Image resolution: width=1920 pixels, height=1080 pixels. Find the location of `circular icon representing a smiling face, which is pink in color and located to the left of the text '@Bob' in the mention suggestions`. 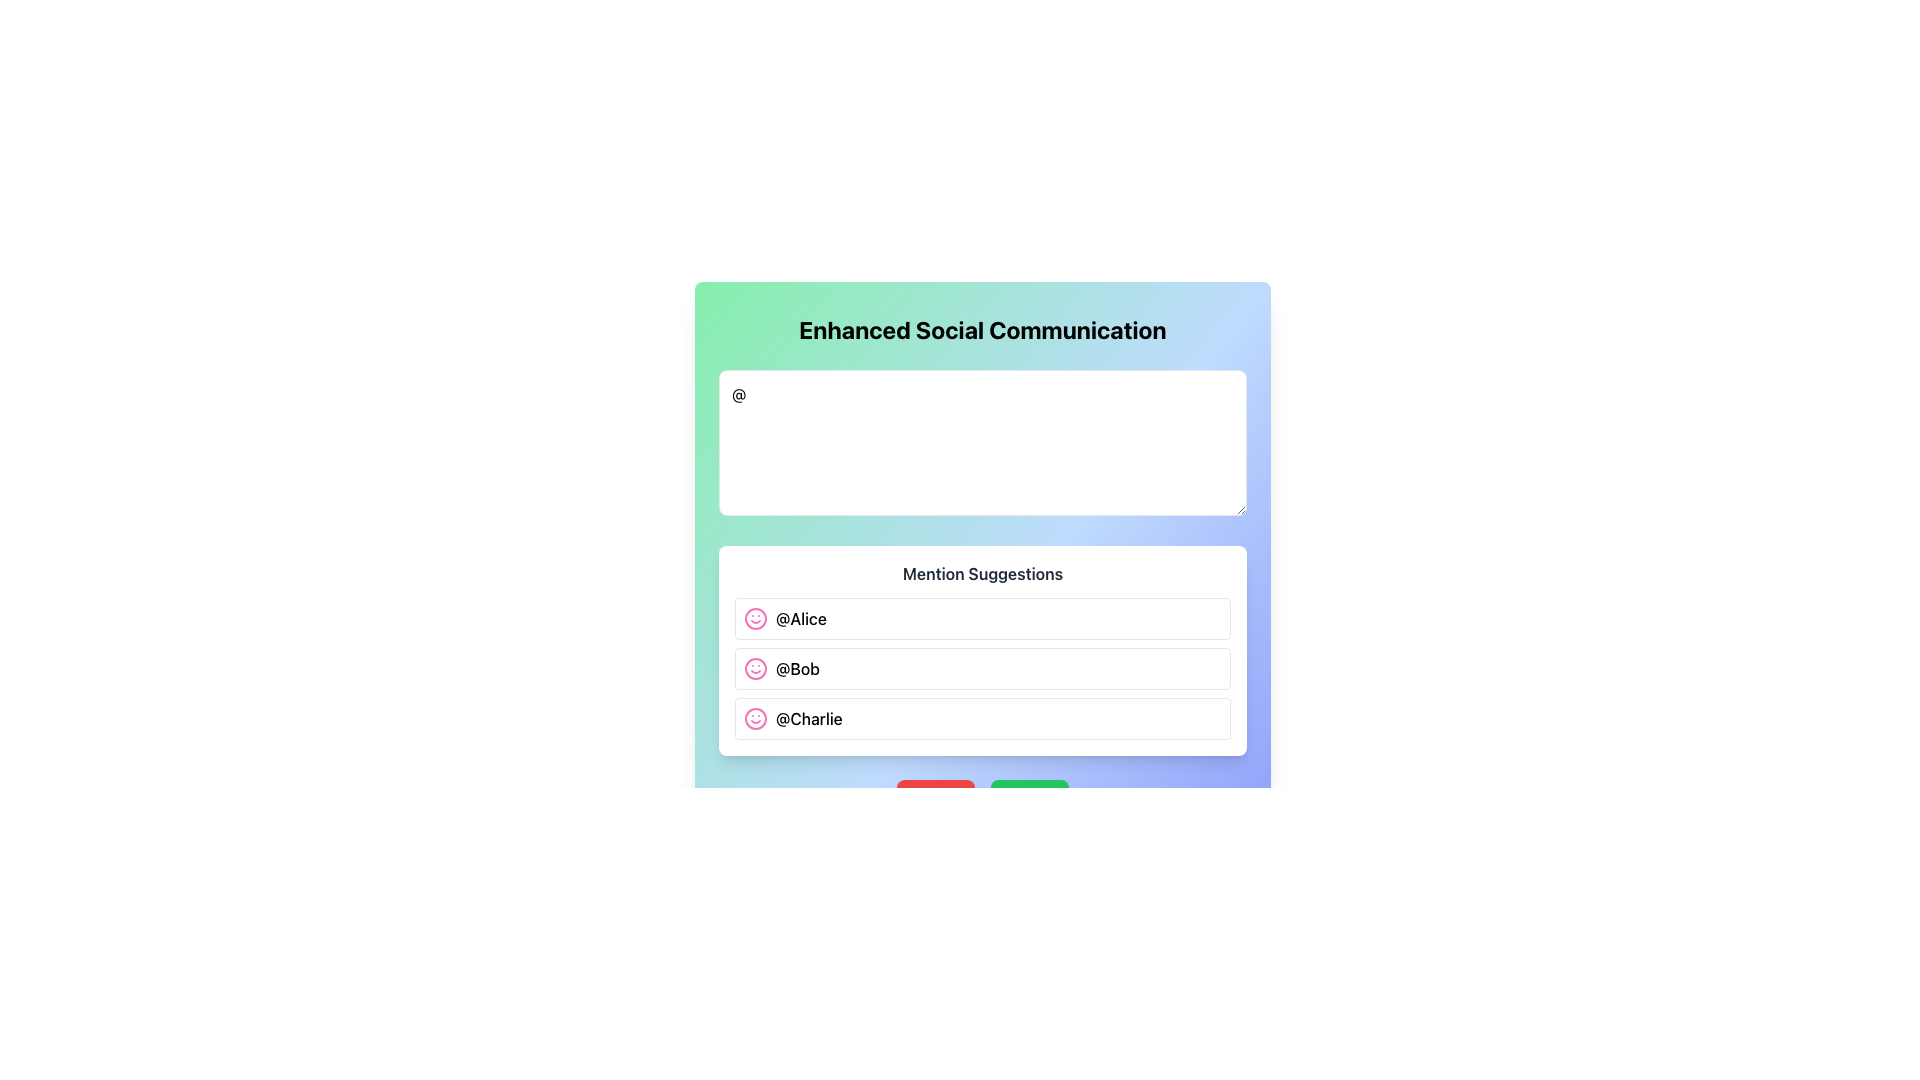

circular icon representing a smiling face, which is pink in color and located to the left of the text '@Bob' in the mention suggestions is located at coordinates (754, 668).